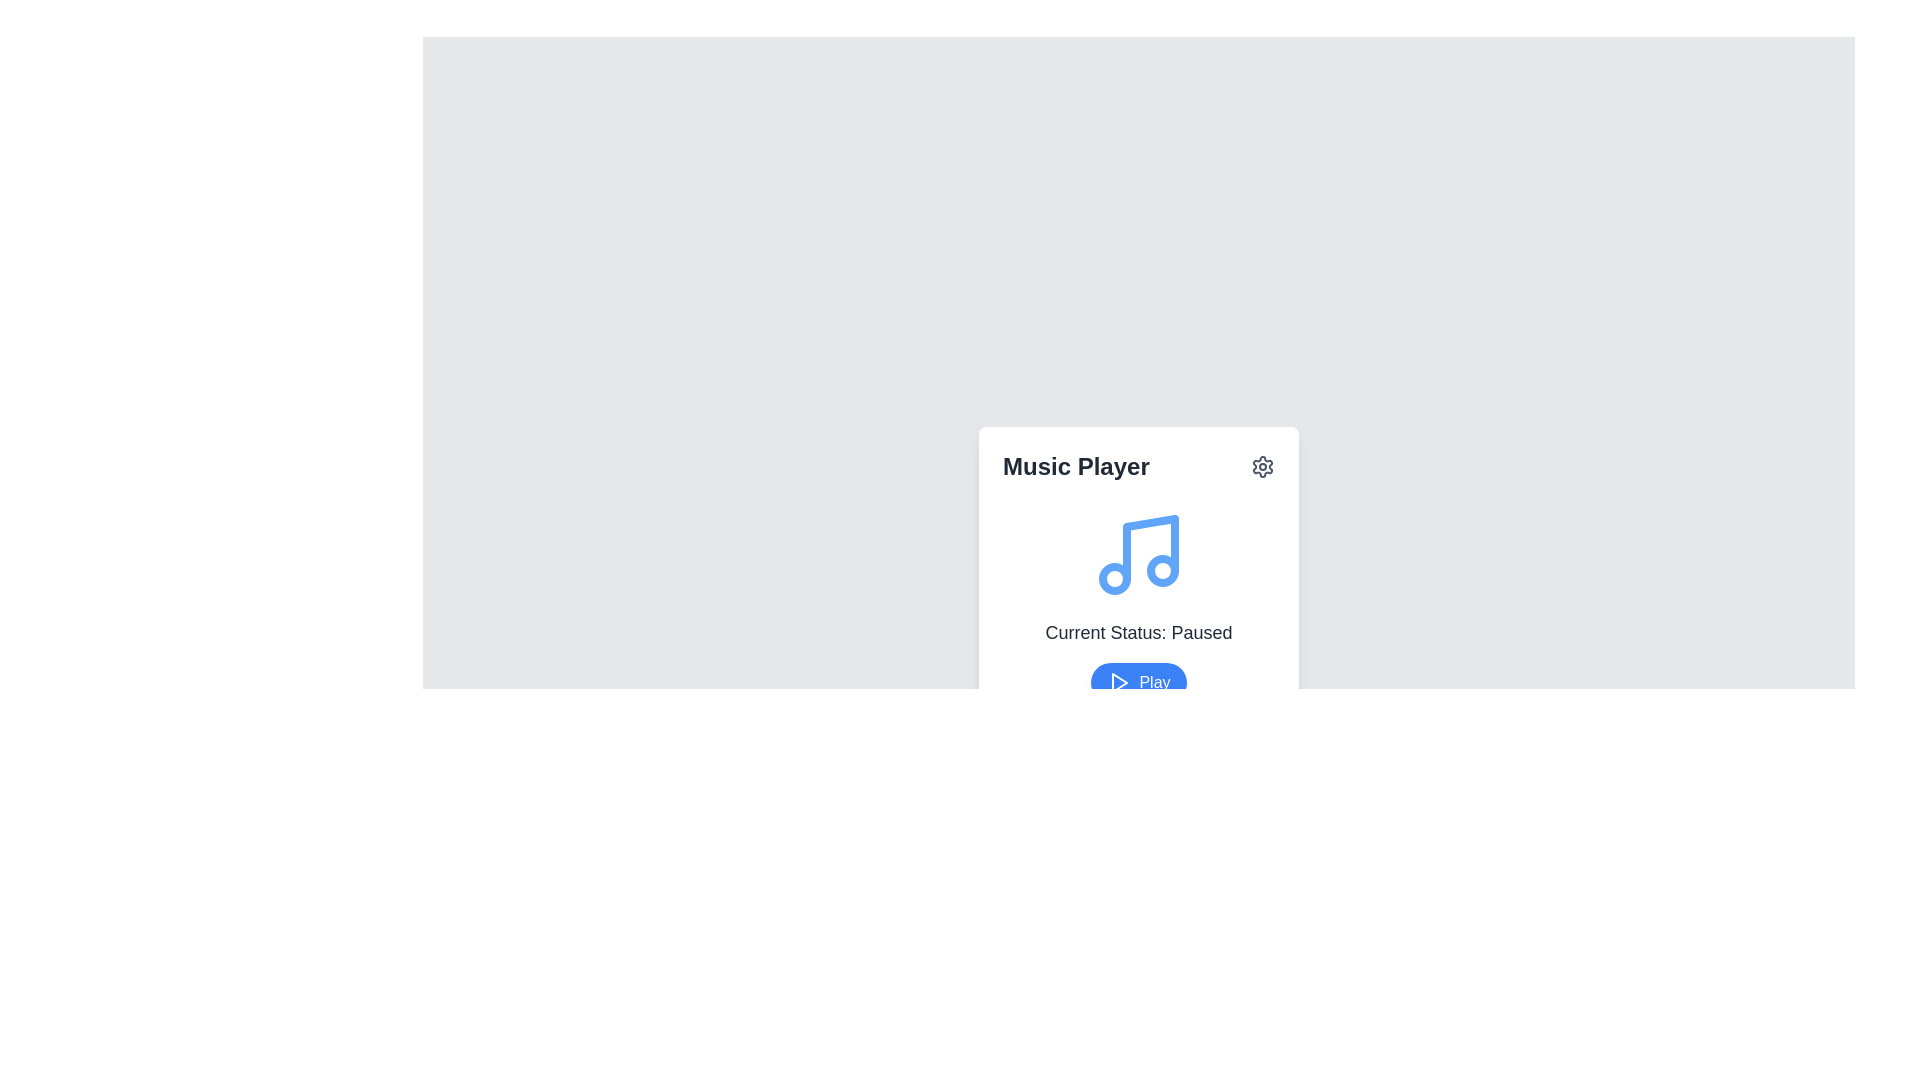 The height and width of the screenshot is (1080, 1920). I want to click on the small, light blue circular dot located in the bottom-right area of the musical note icon within the SVG component, so click(1162, 570).